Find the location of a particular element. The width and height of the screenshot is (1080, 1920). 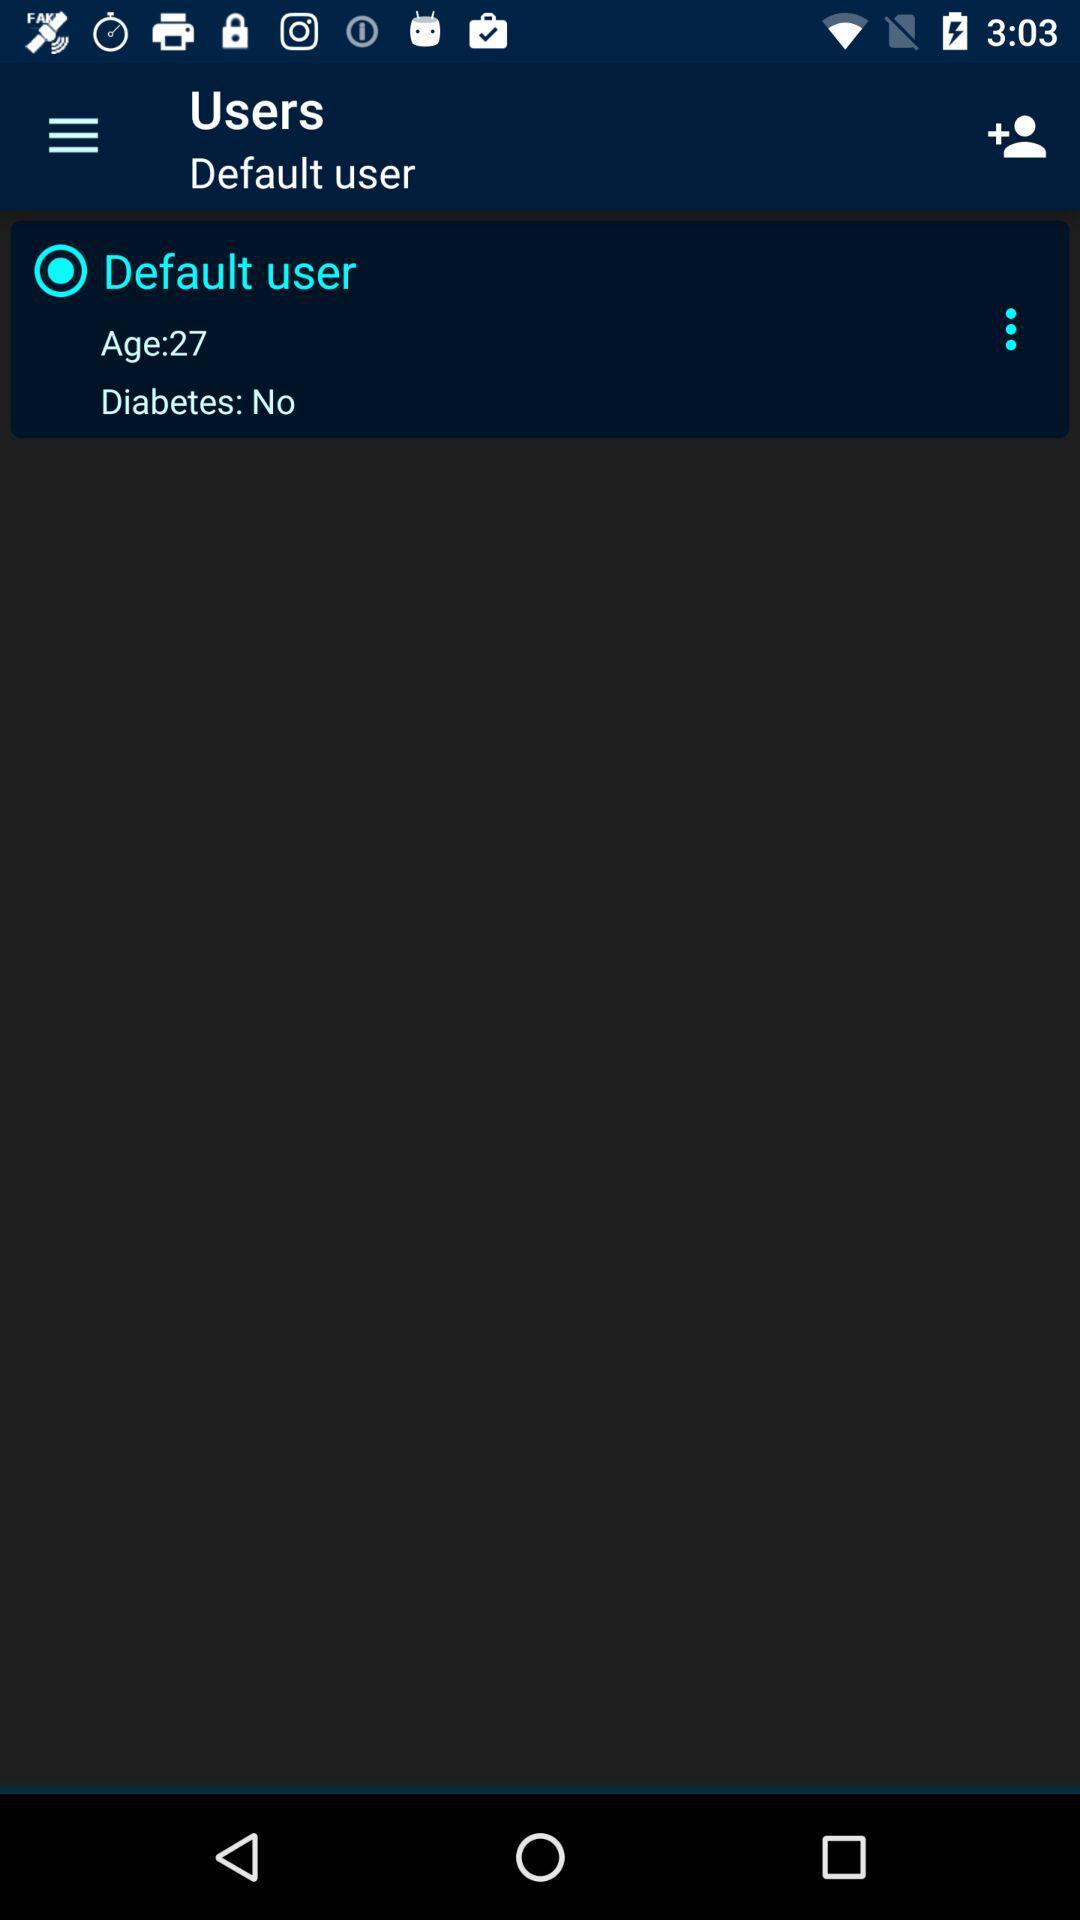

the icon above the diabetes: no icon is located at coordinates (116, 341).